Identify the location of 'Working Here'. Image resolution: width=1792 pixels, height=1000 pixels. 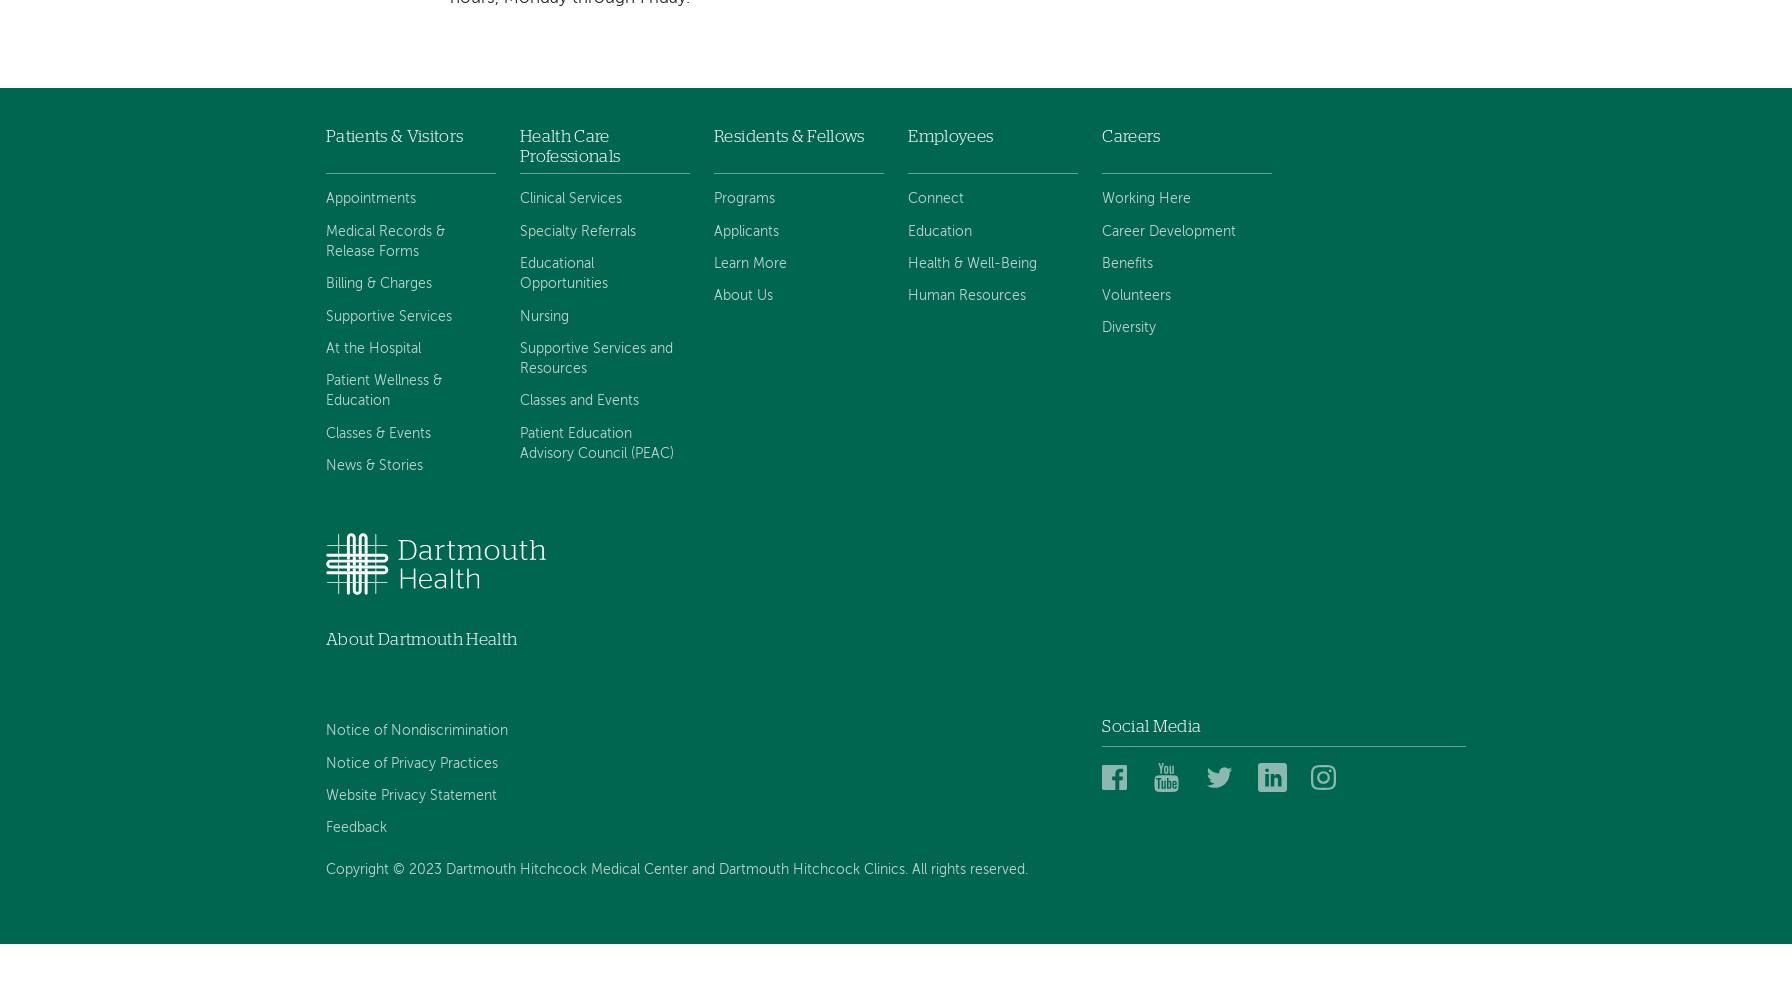
(1146, 198).